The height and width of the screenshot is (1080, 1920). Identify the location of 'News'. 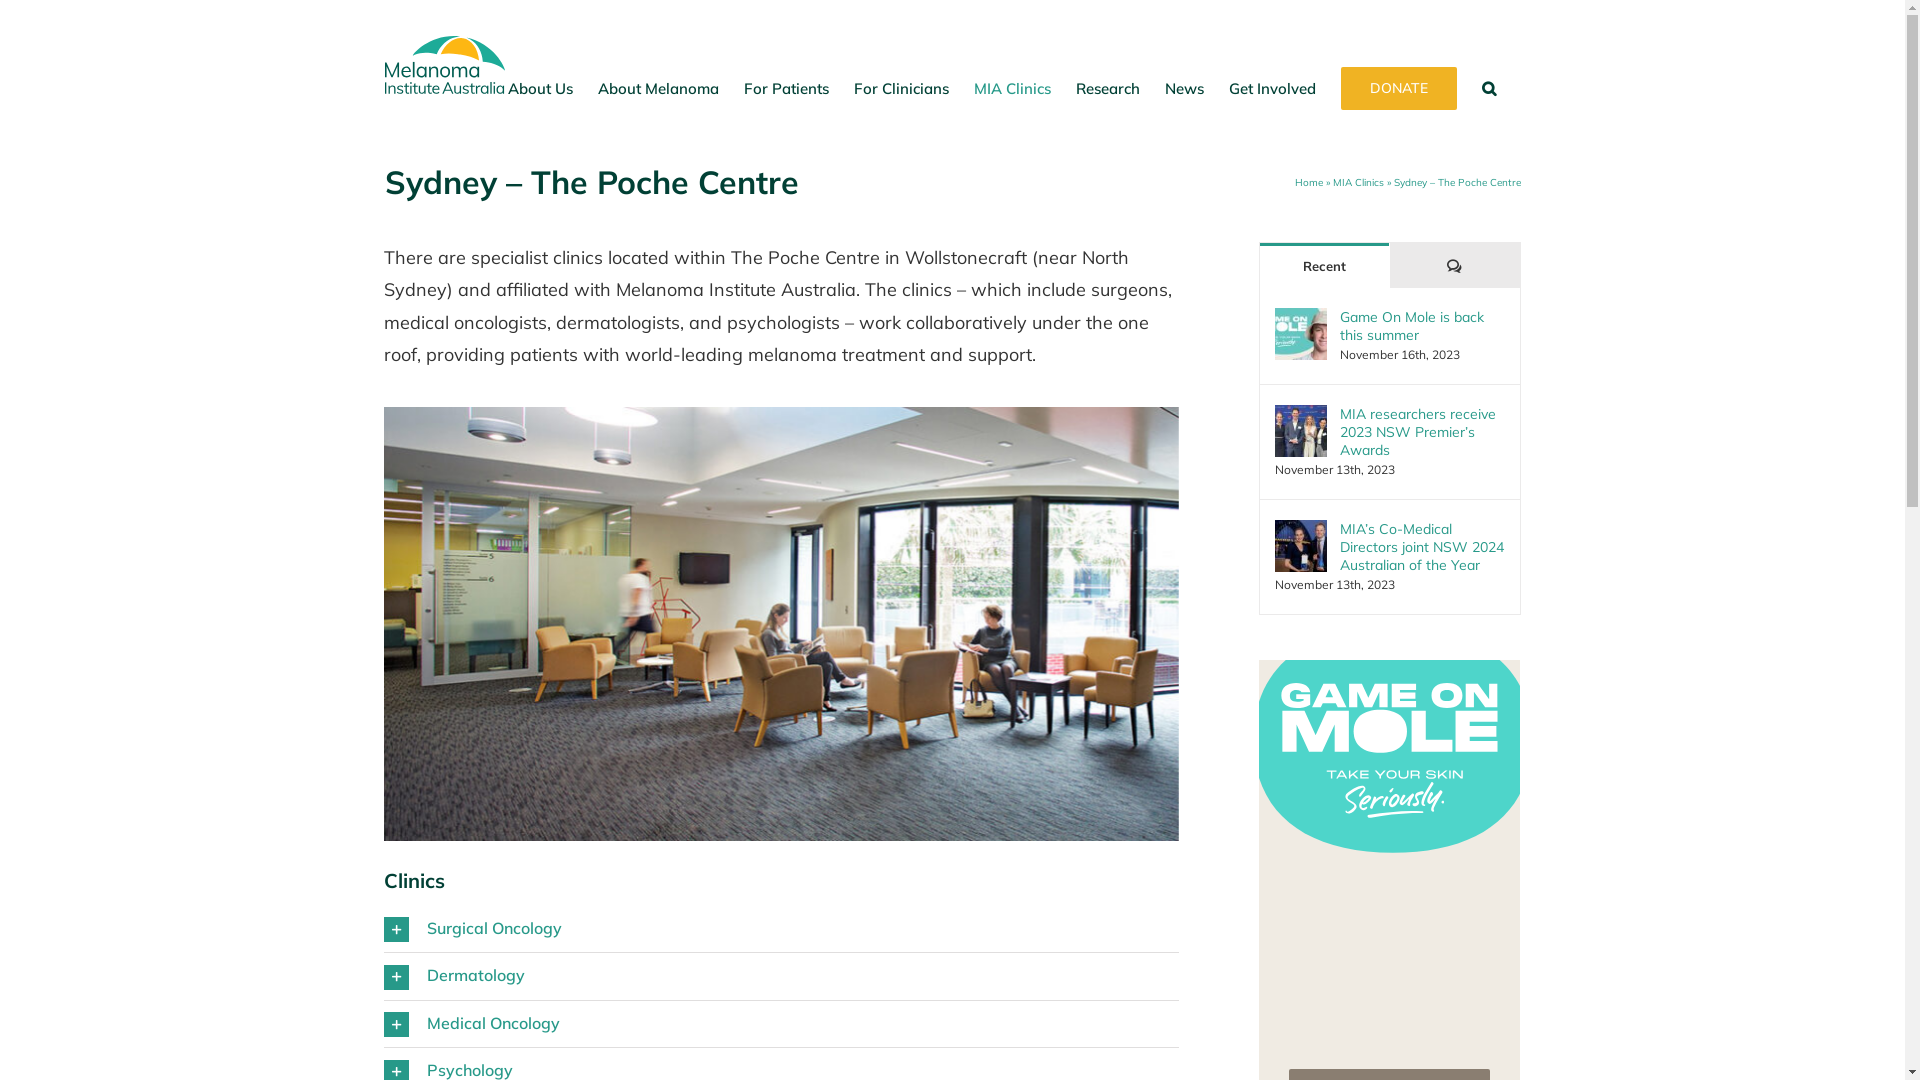
(1183, 87).